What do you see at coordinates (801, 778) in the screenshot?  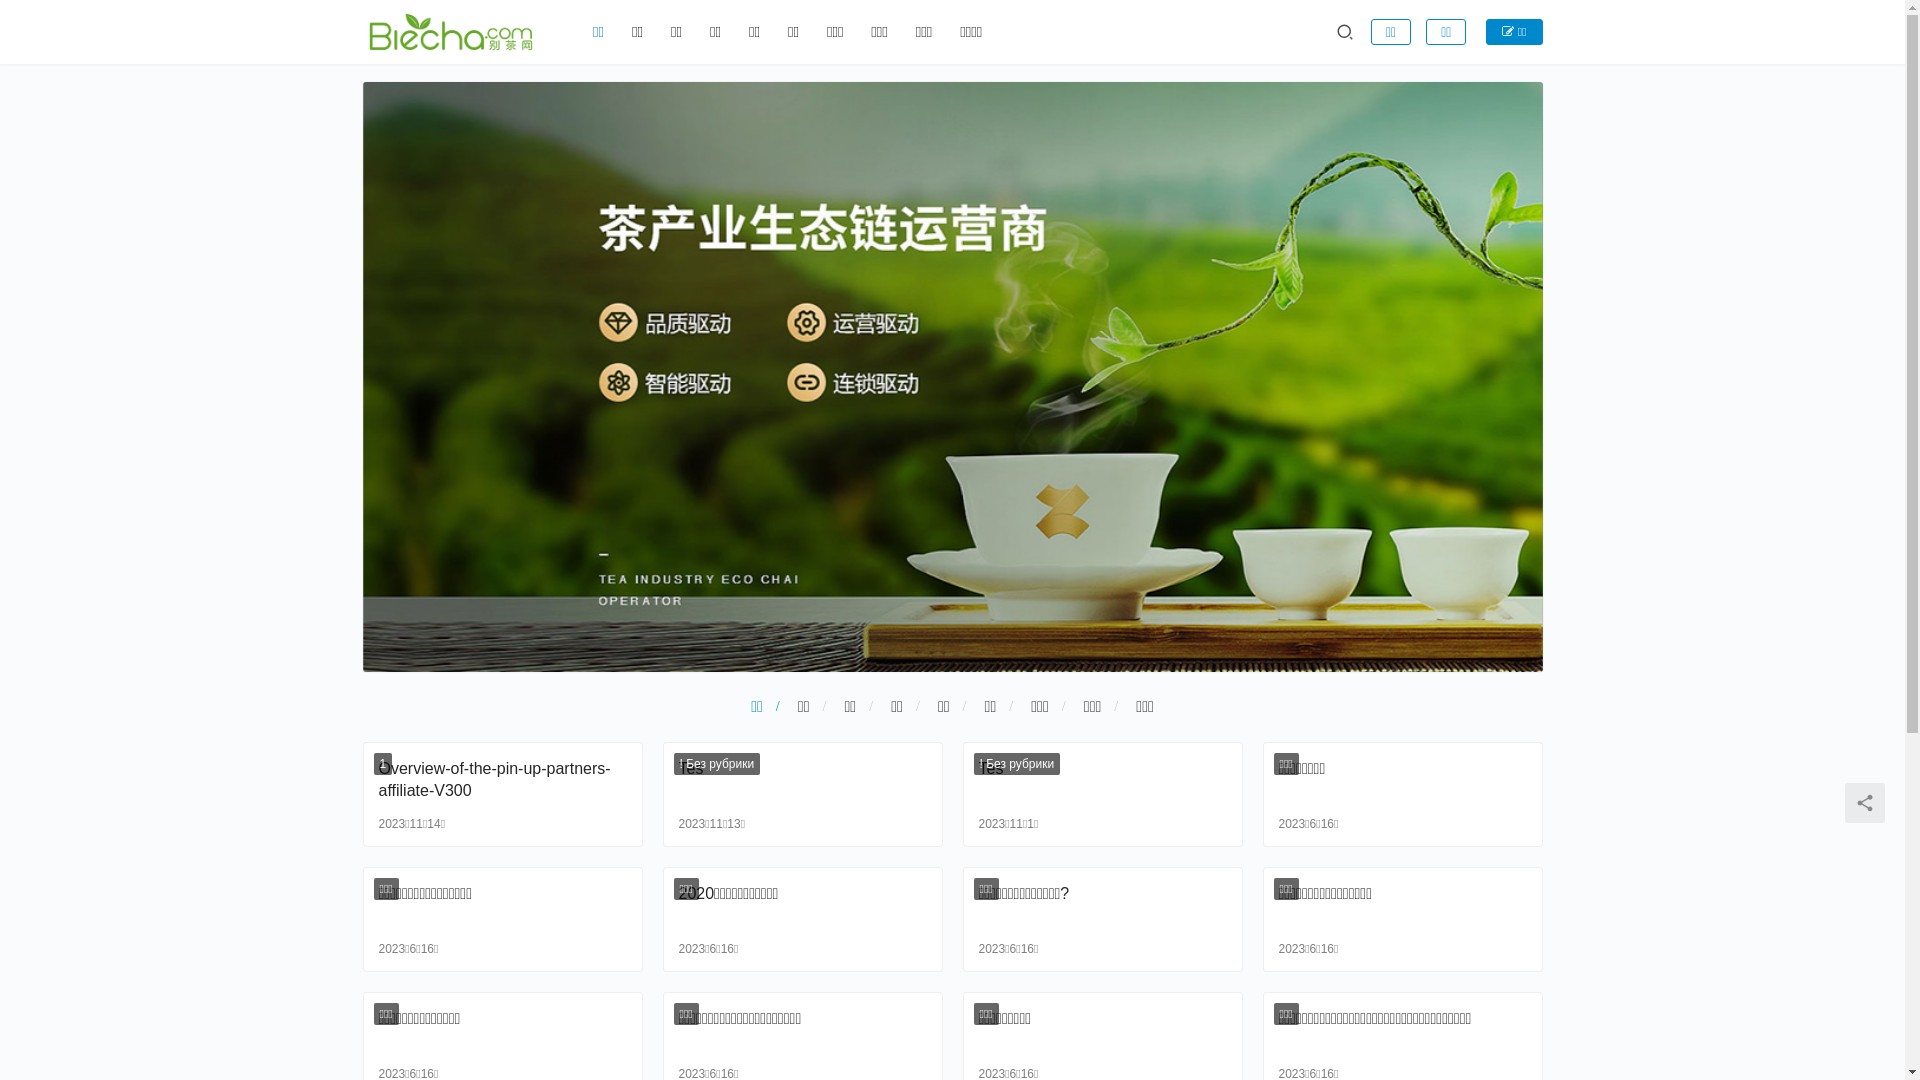 I see `'Tes'` at bounding box center [801, 778].